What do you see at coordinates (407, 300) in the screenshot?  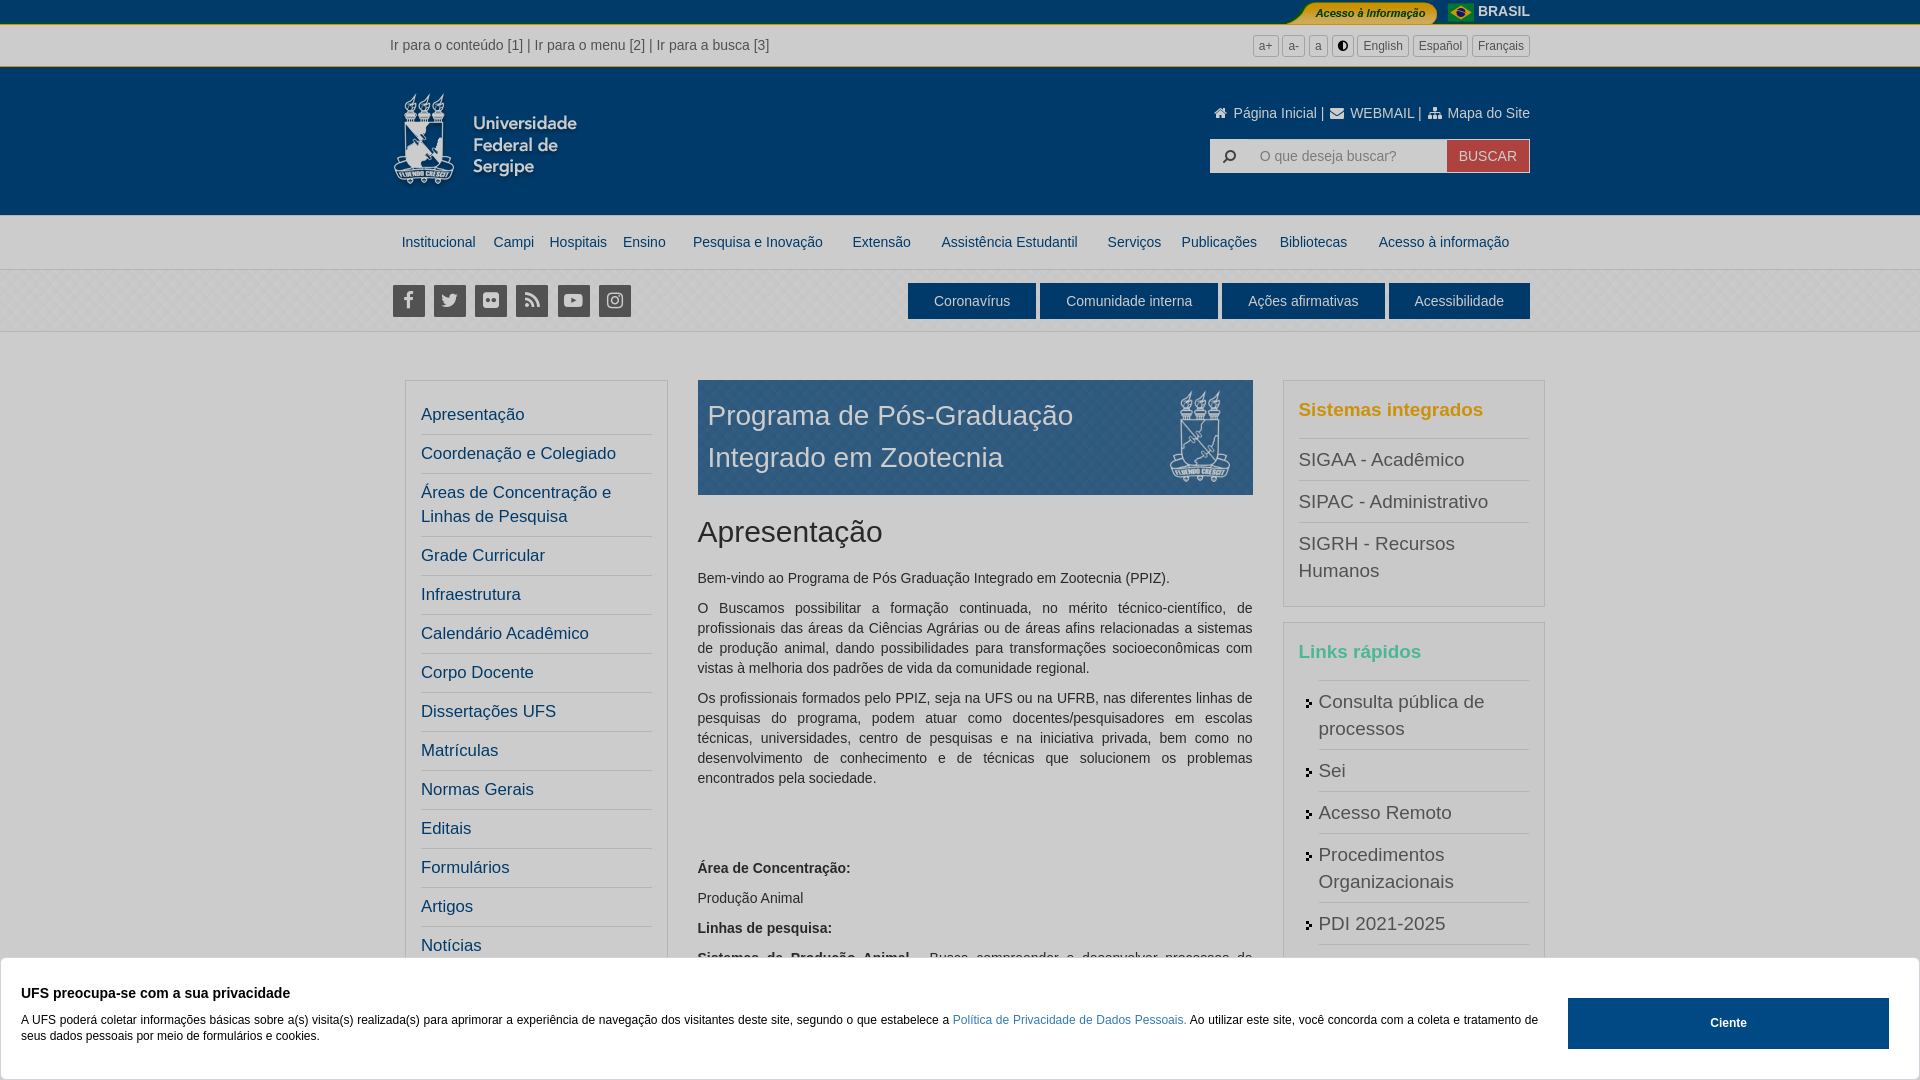 I see `'Facebook'` at bounding box center [407, 300].